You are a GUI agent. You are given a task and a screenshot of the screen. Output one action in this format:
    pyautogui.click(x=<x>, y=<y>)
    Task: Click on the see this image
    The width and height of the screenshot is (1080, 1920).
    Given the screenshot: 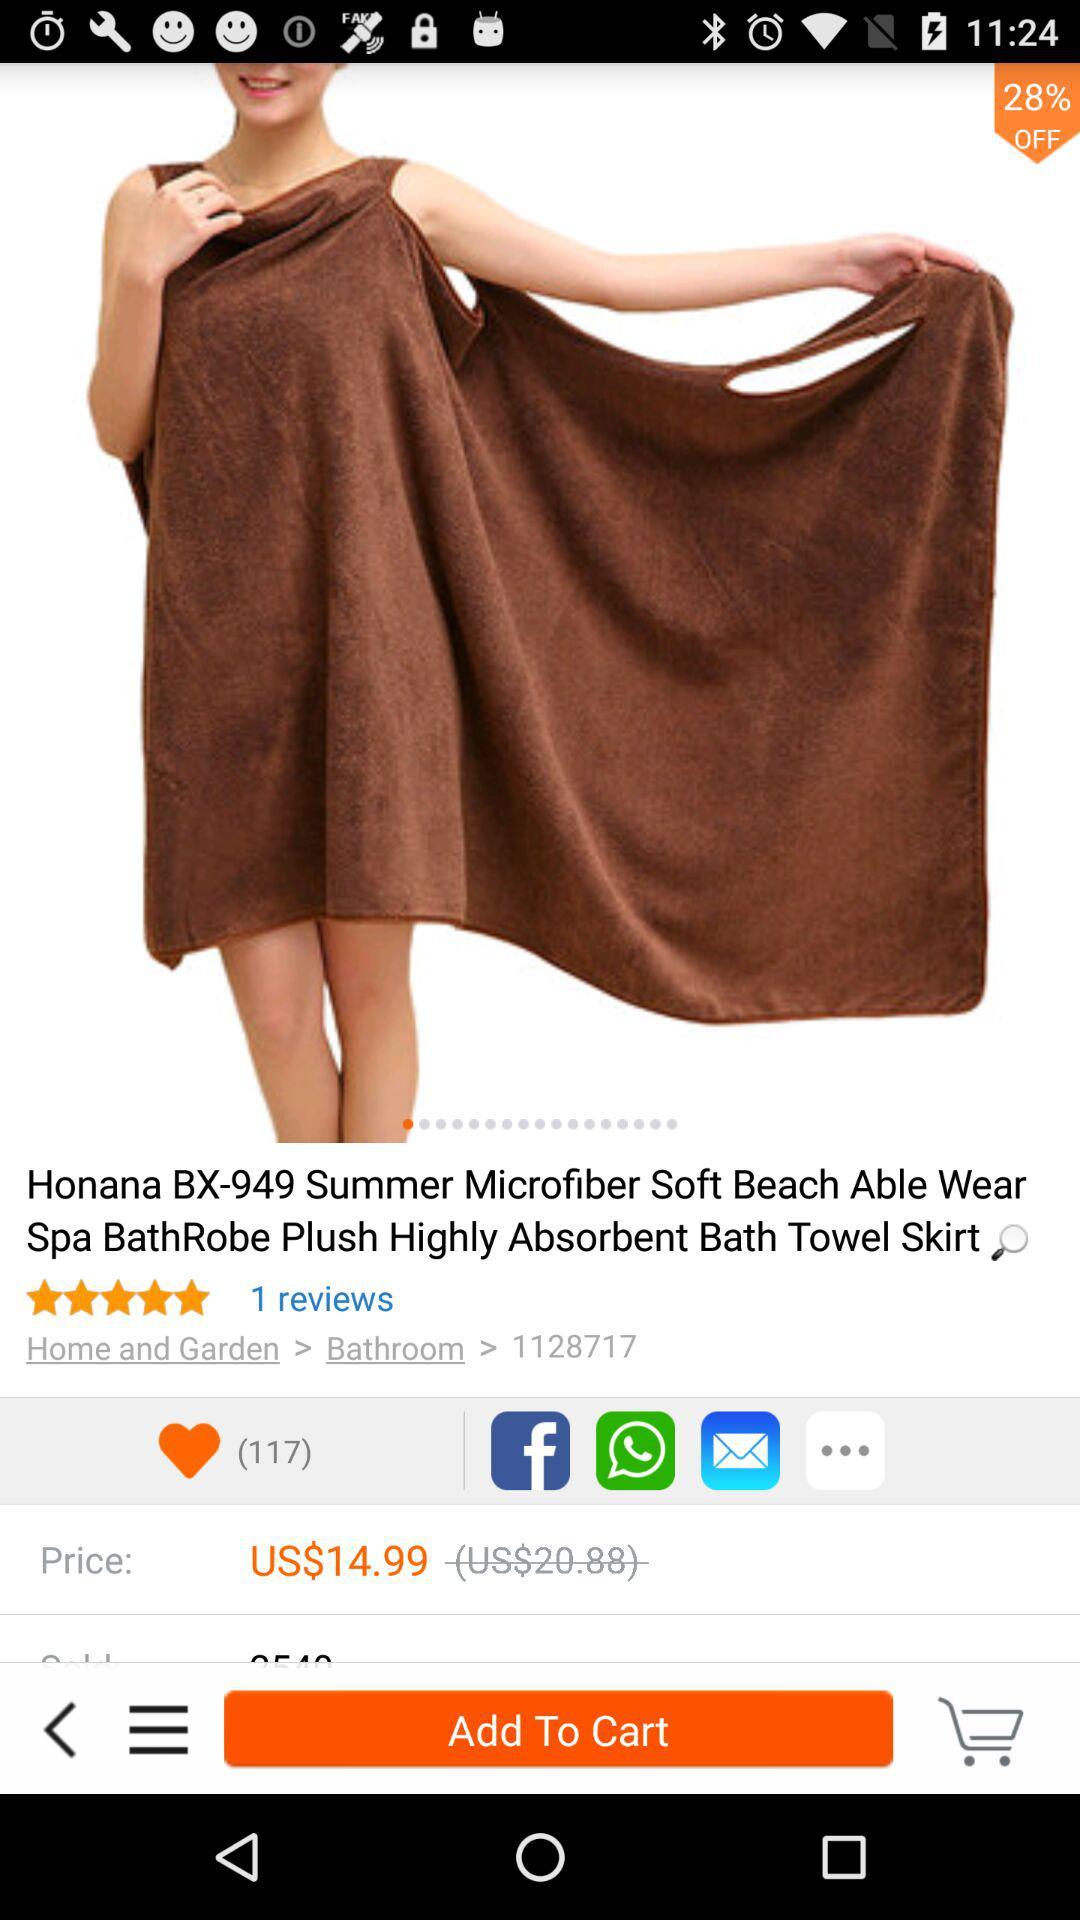 What is the action you would take?
    pyautogui.click(x=588, y=1124)
    